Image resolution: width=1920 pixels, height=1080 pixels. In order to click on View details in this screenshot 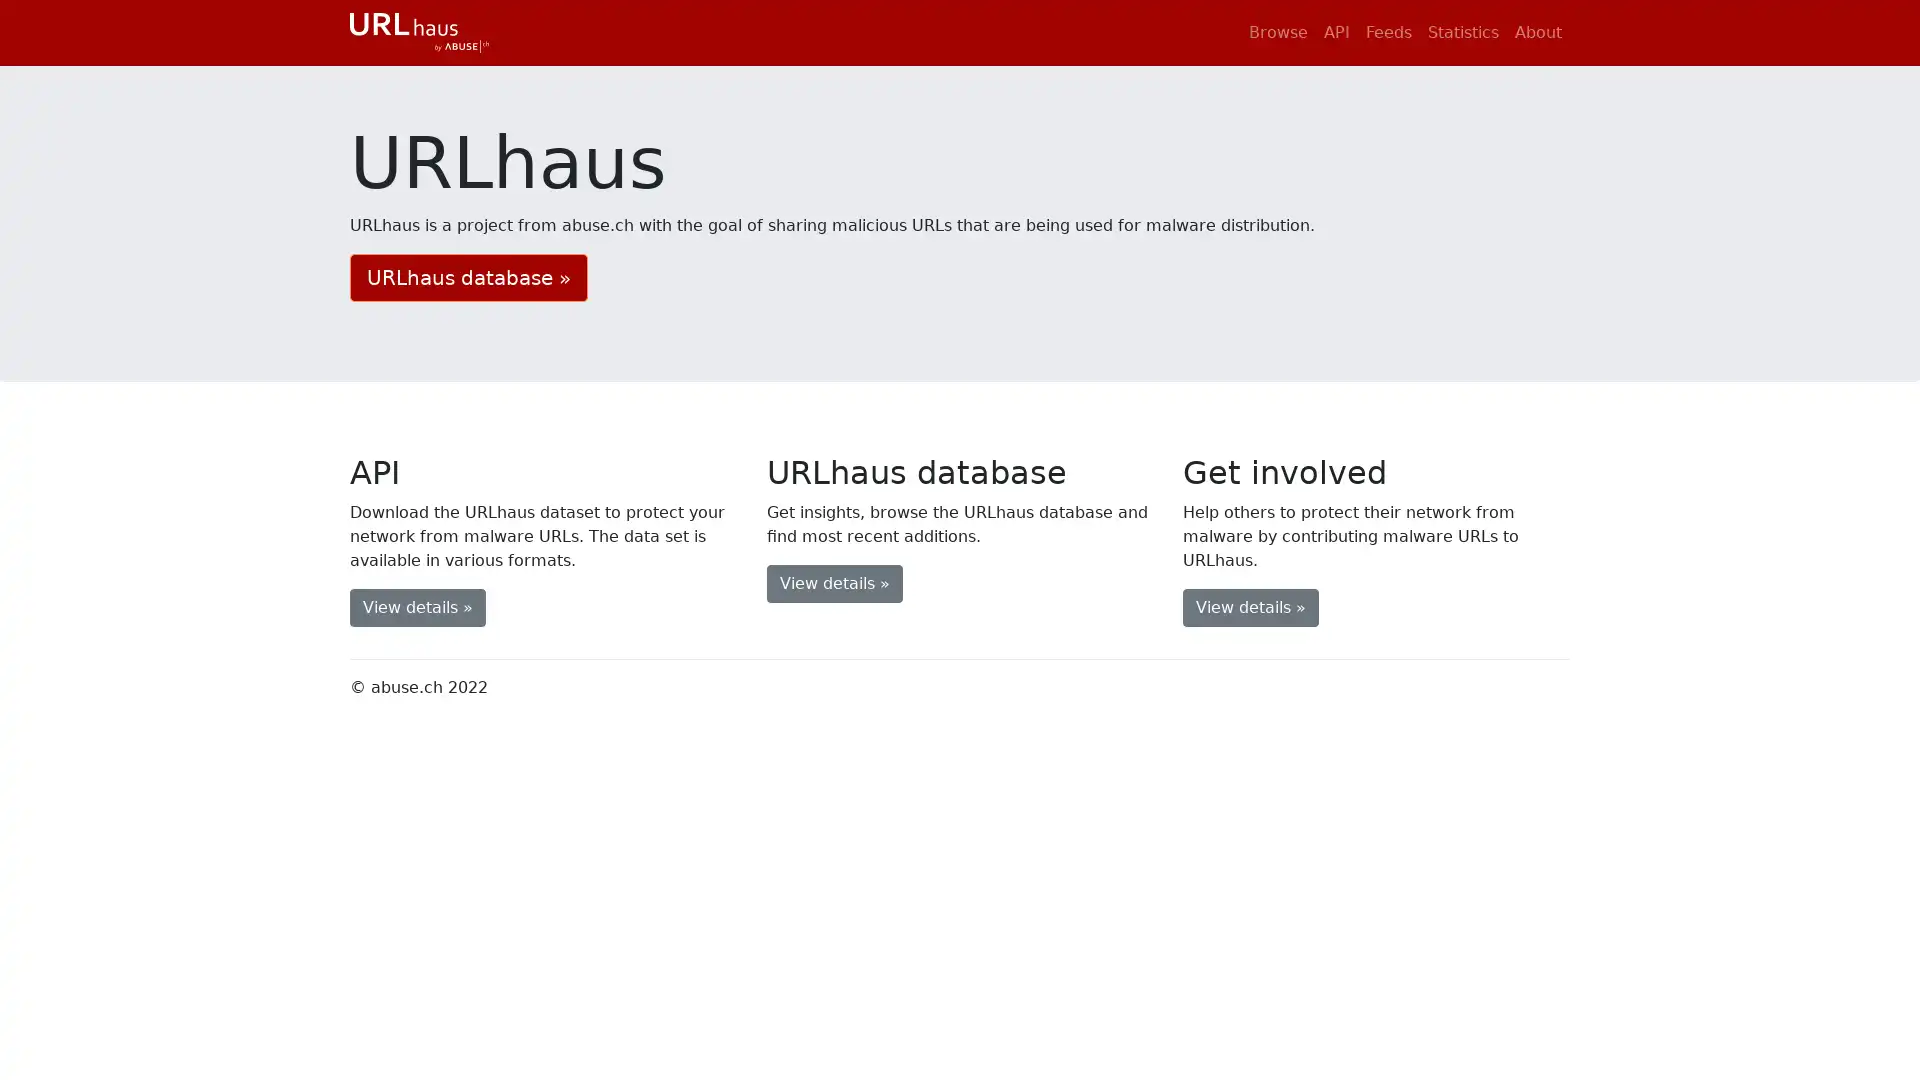, I will do `click(834, 582)`.